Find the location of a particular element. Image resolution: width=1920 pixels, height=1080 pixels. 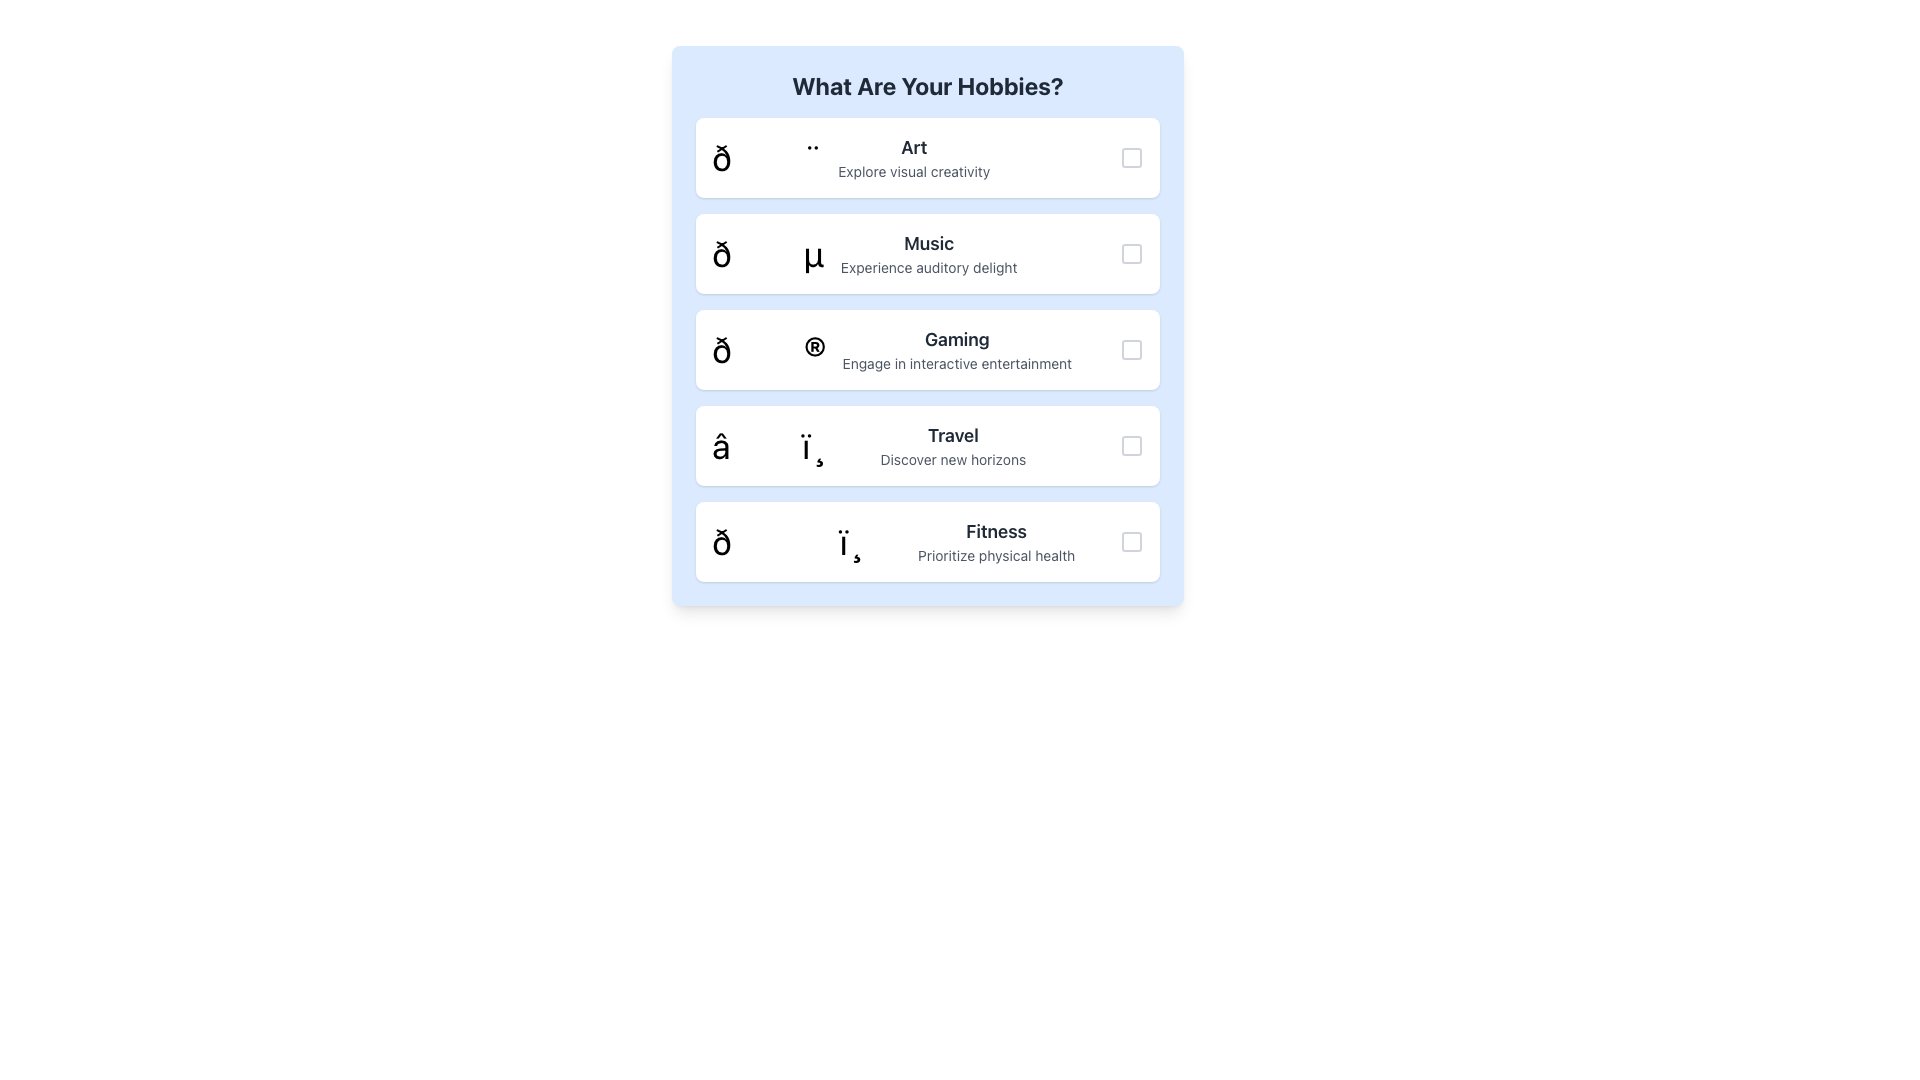

the text content element titled 'Gaming' that includes the description 'Engage in interactive entertainment', positioned centrally within the 'Gaming' section is located at coordinates (956, 349).